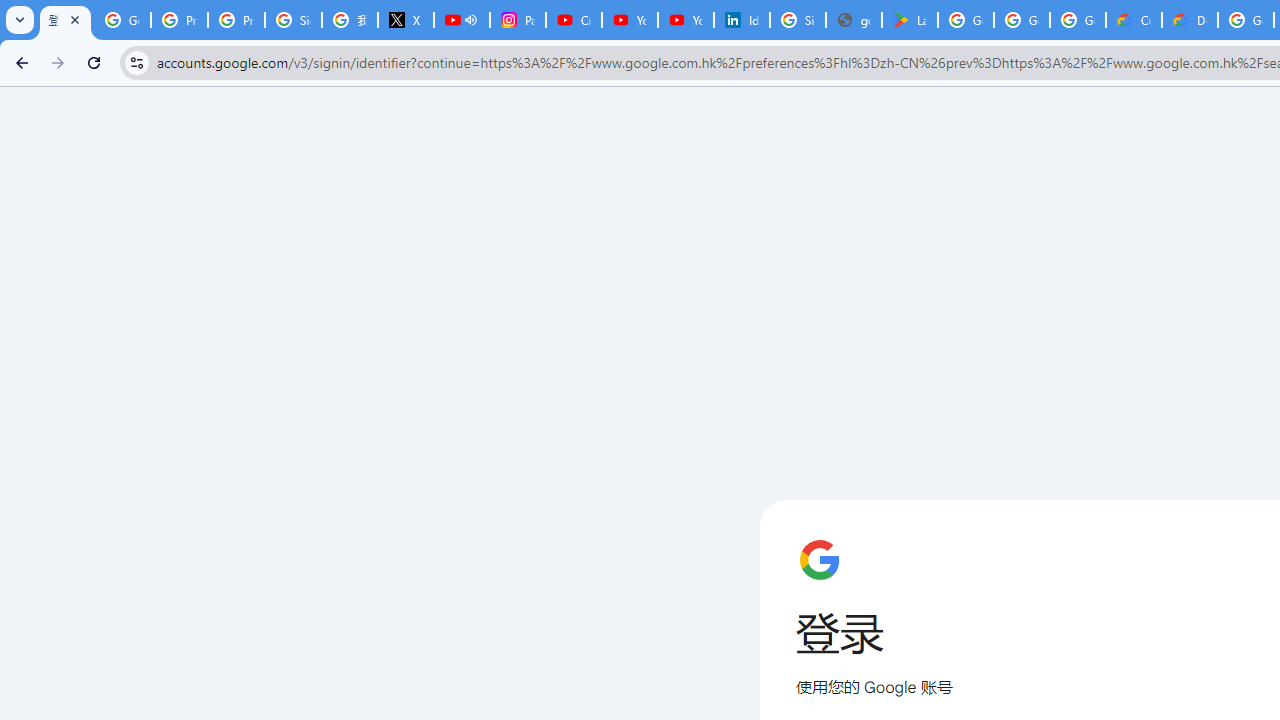  Describe the element at coordinates (236, 20) in the screenshot. I see `'Privacy Help Center - Policies Help'` at that location.